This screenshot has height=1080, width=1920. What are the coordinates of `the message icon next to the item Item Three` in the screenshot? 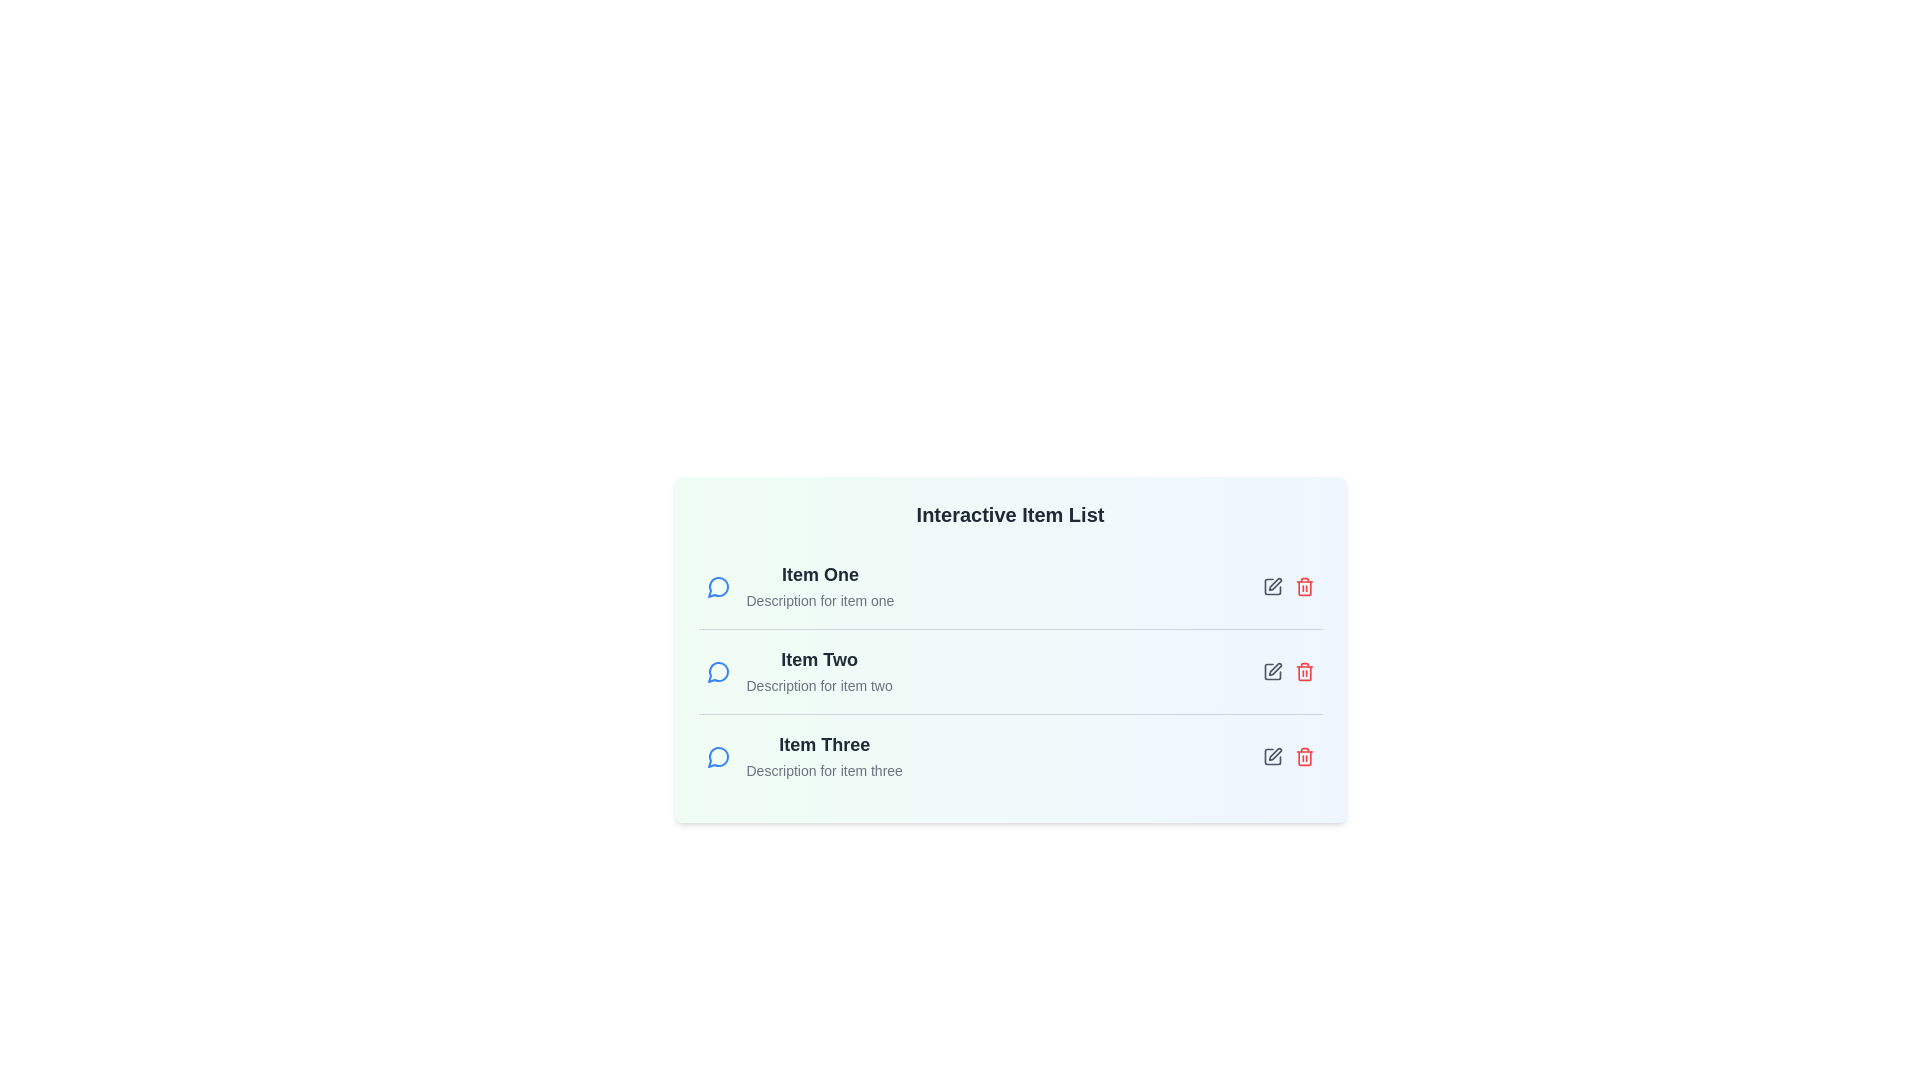 It's located at (718, 756).